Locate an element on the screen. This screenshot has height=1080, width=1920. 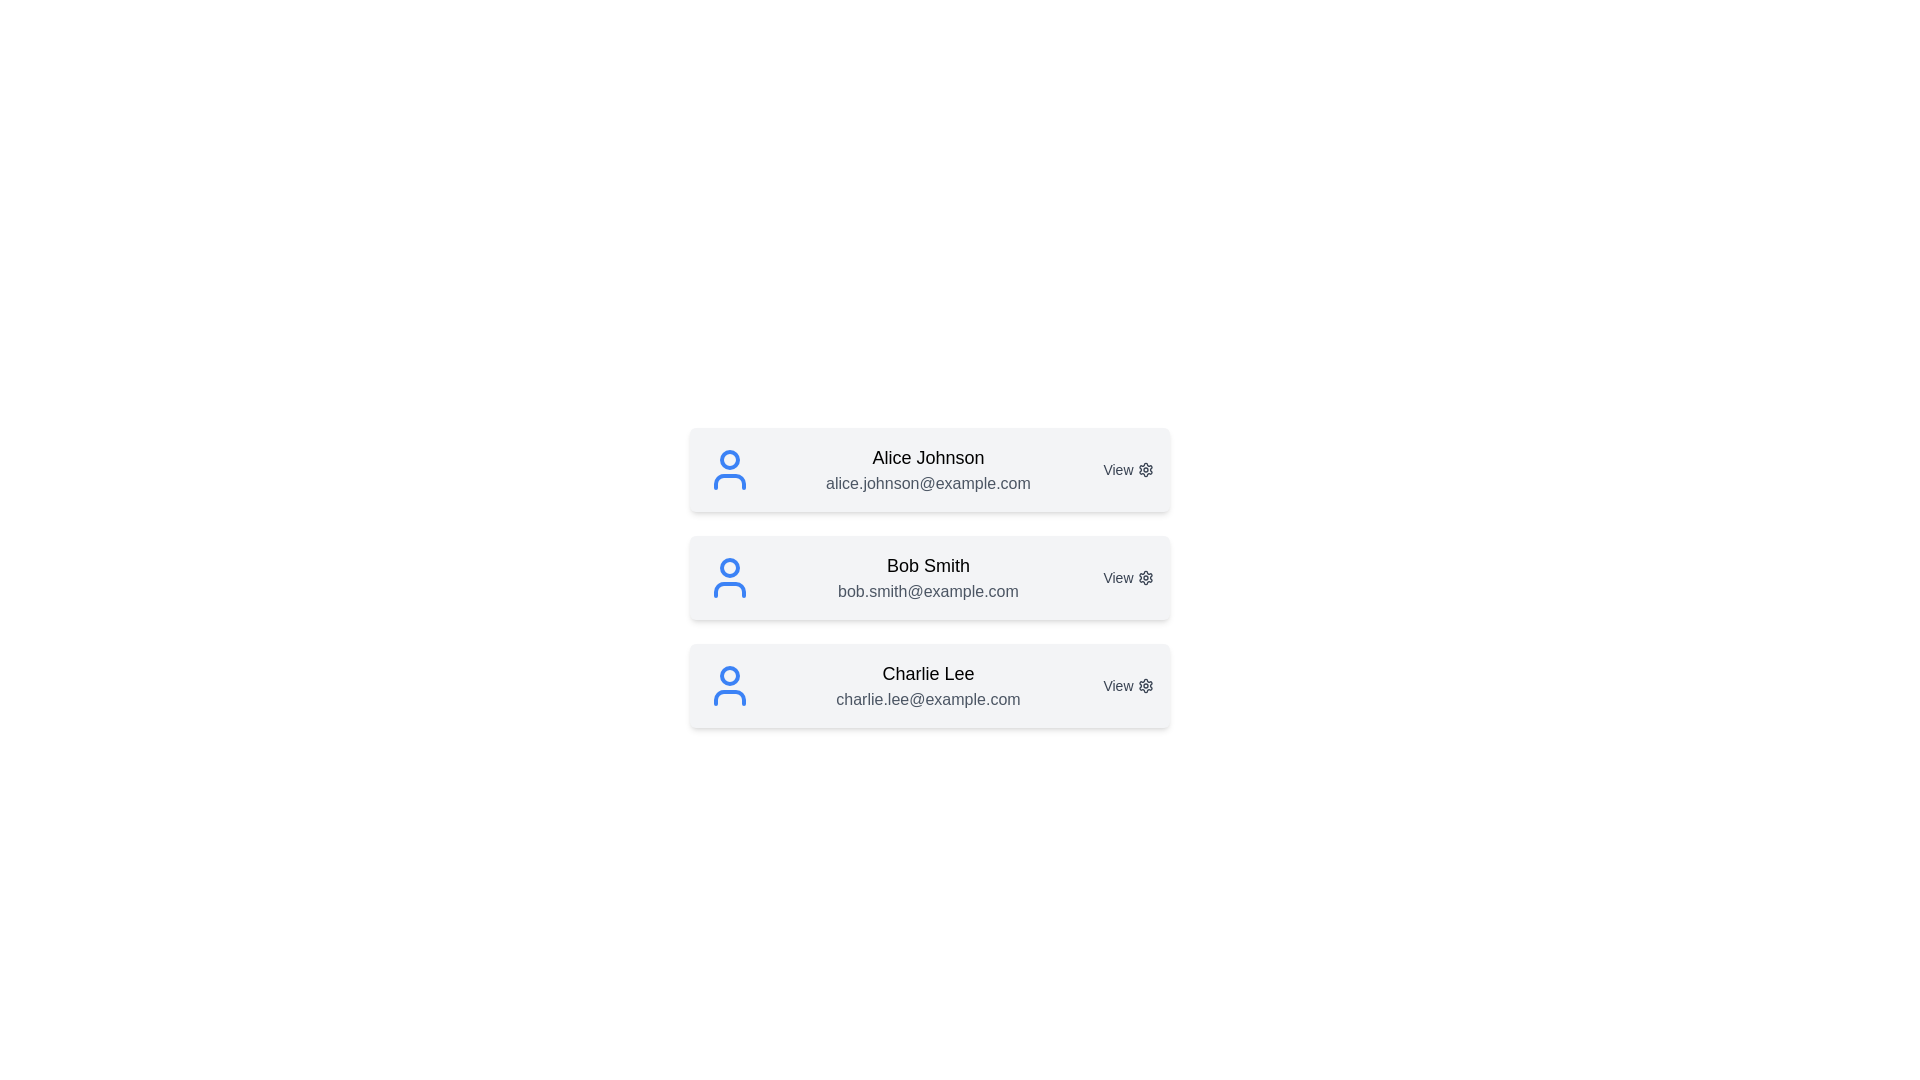
the user/profile representation icon, which is a circular blue icon with a user silhouette, located in the leftmost position of the user information block for 'Bob Smith' is located at coordinates (728, 578).